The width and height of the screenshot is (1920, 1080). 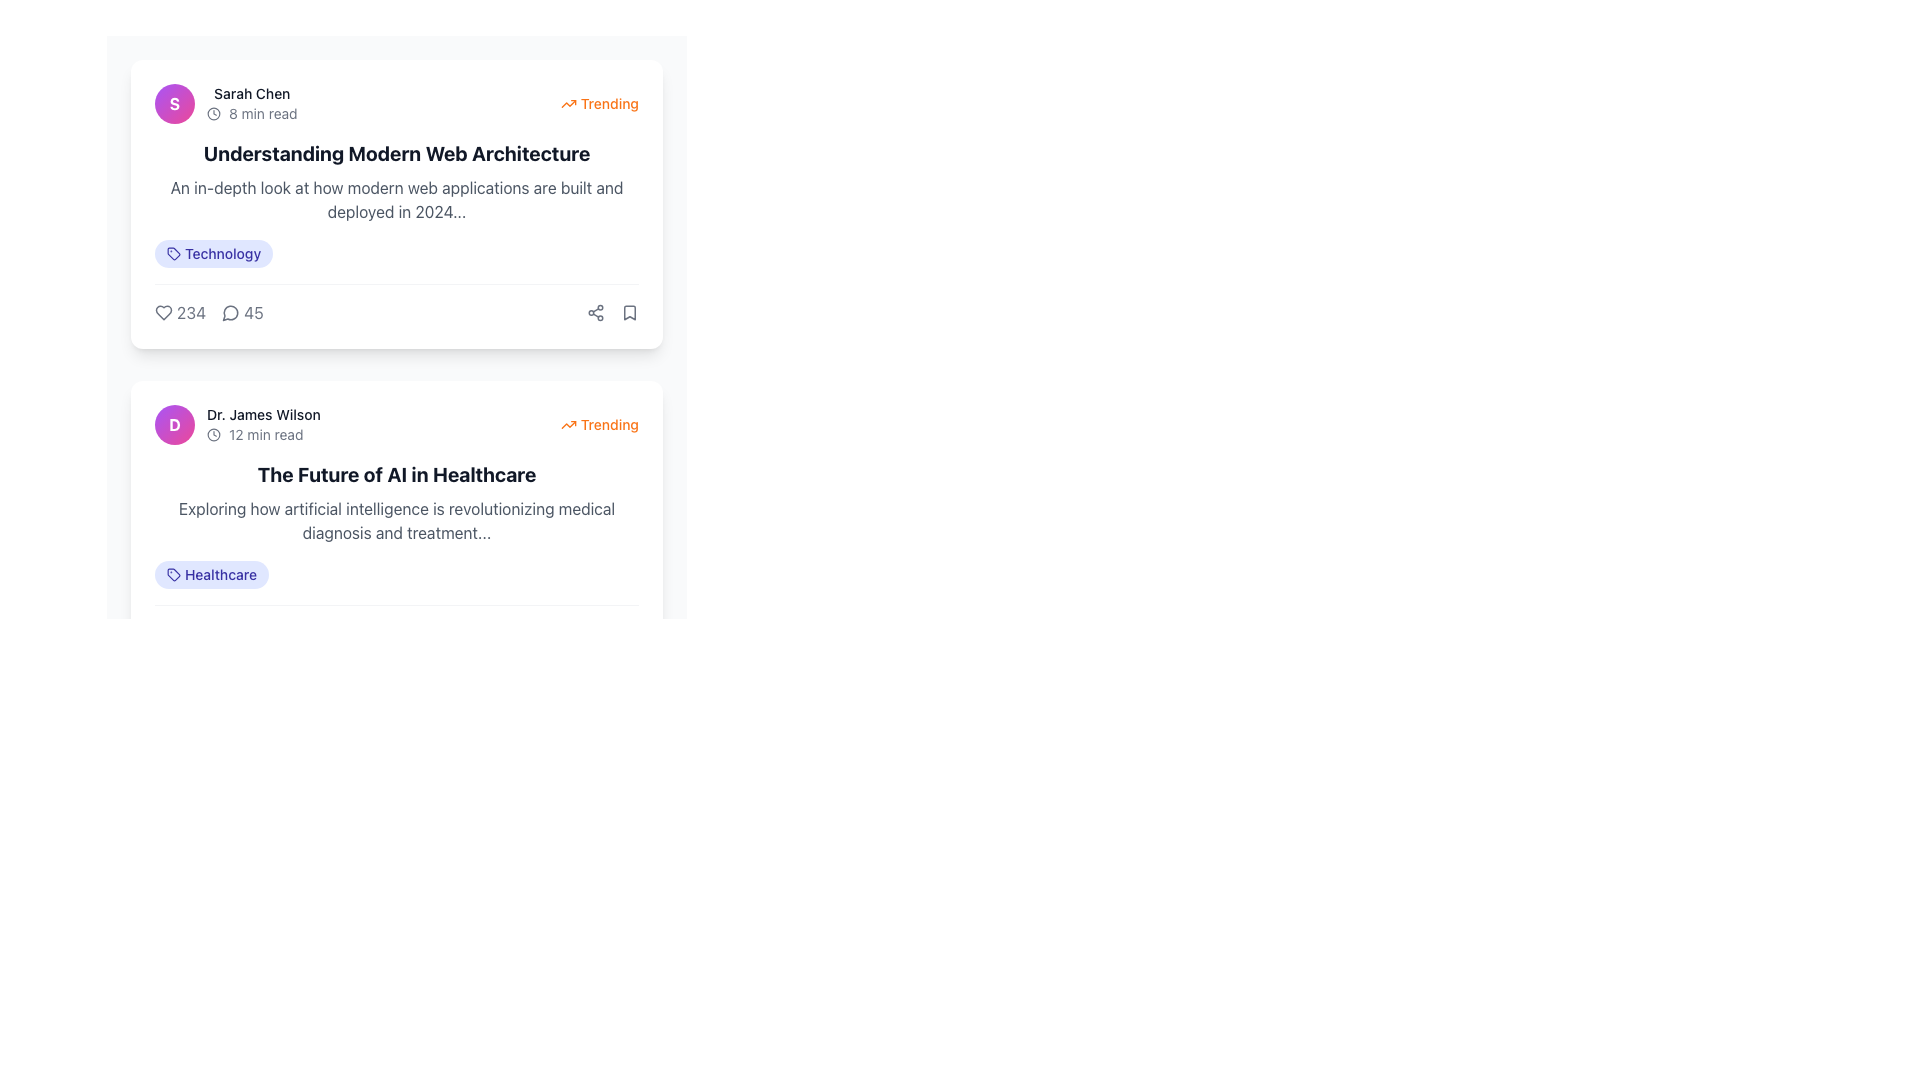 What do you see at coordinates (628, 312) in the screenshot?
I see `the bookmark icon, which is styled gray and turns yellow on hover, located at the bottom right of the card for the article titled 'Understanding Modern Web Architecture.'` at bounding box center [628, 312].